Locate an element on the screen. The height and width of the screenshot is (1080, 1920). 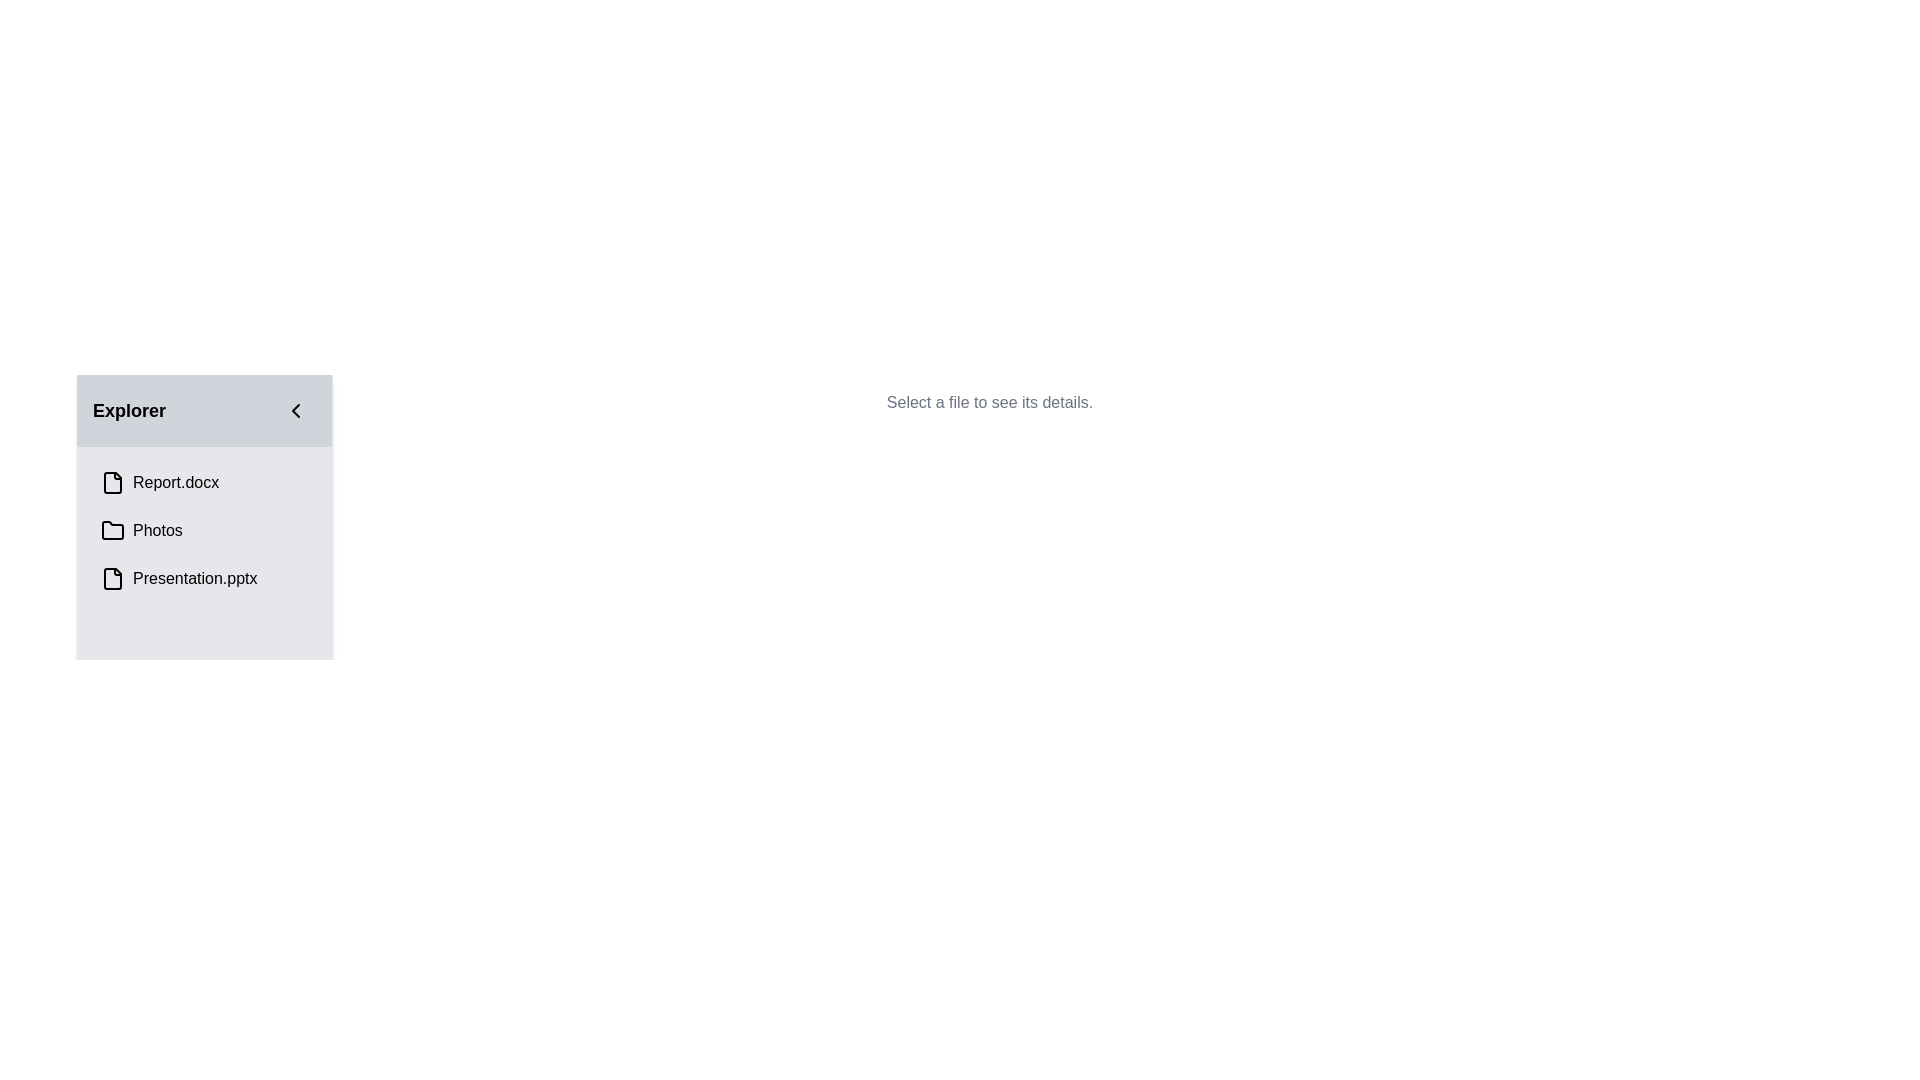
the 'Report.docx' button, which is the first item in the 'Explorer' sidebar is located at coordinates (204, 482).